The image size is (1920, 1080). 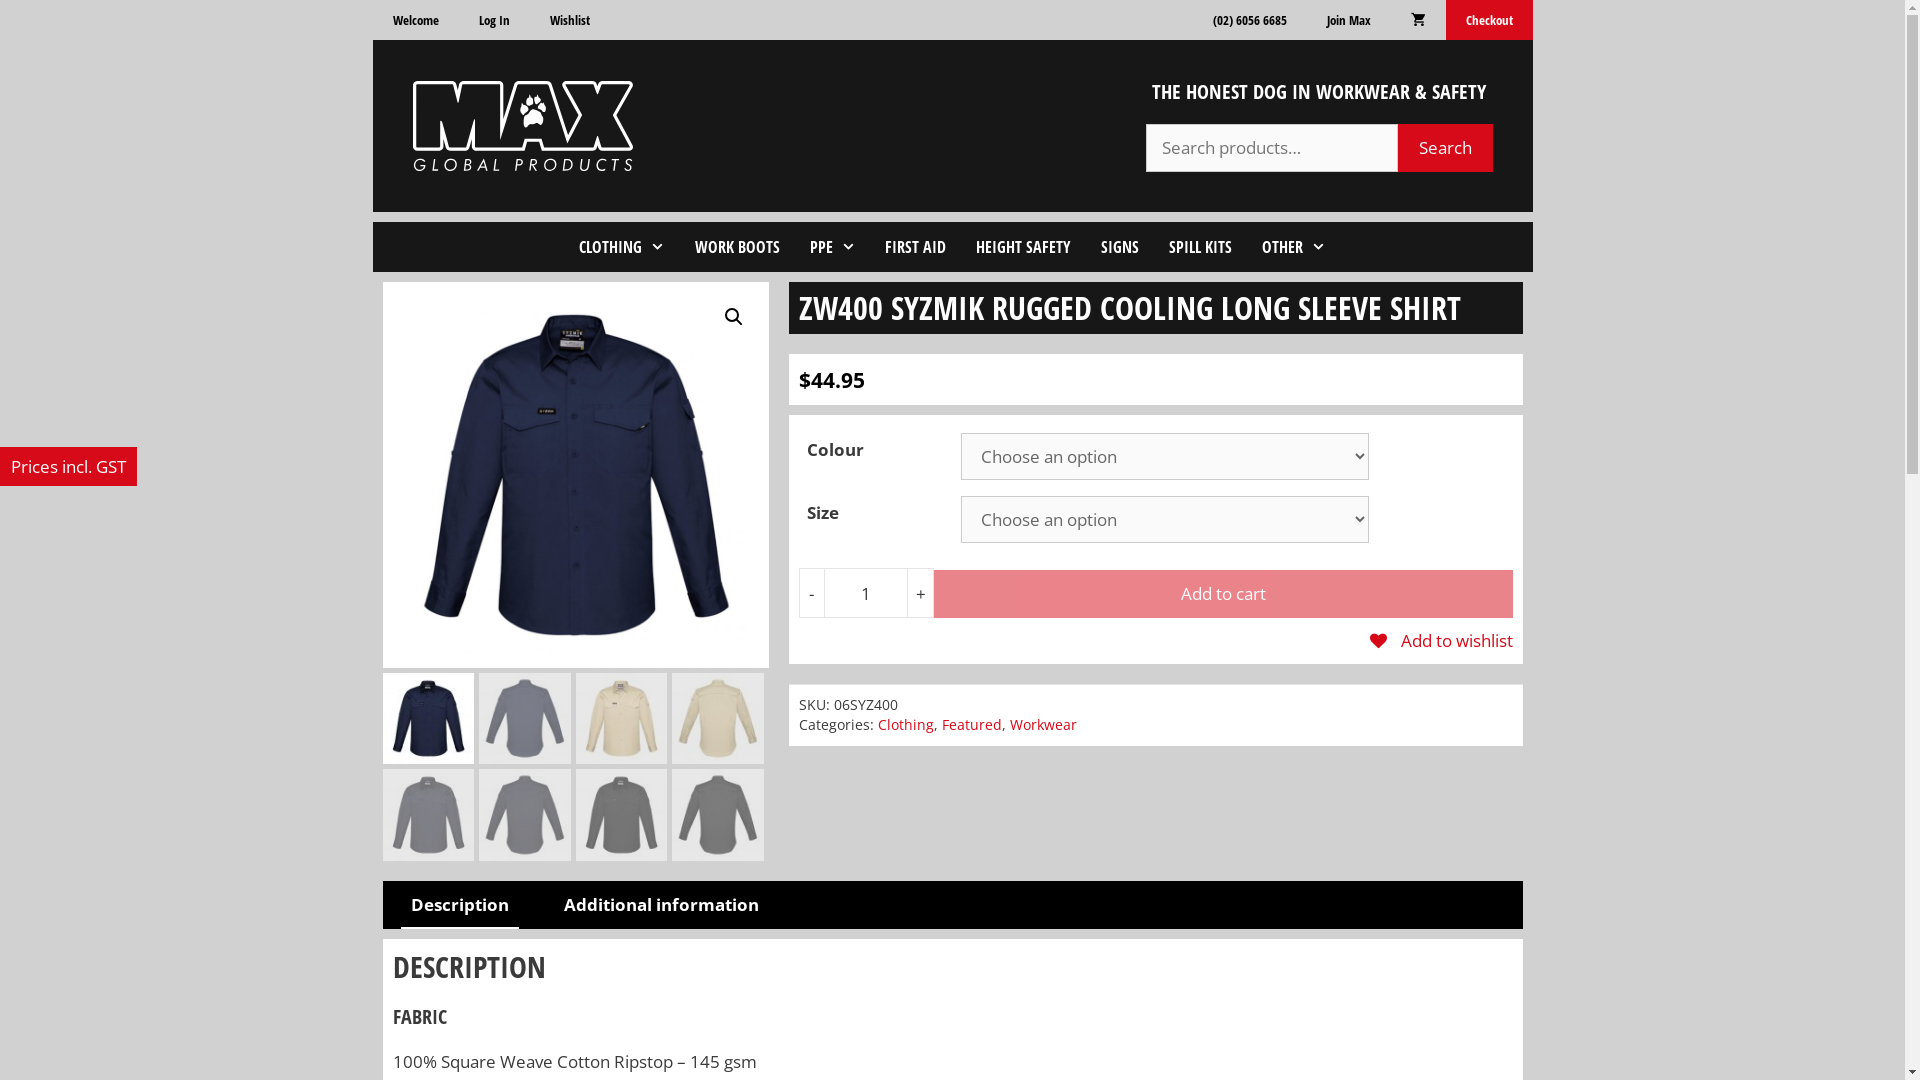 I want to click on 'Clothing', so click(x=905, y=724).